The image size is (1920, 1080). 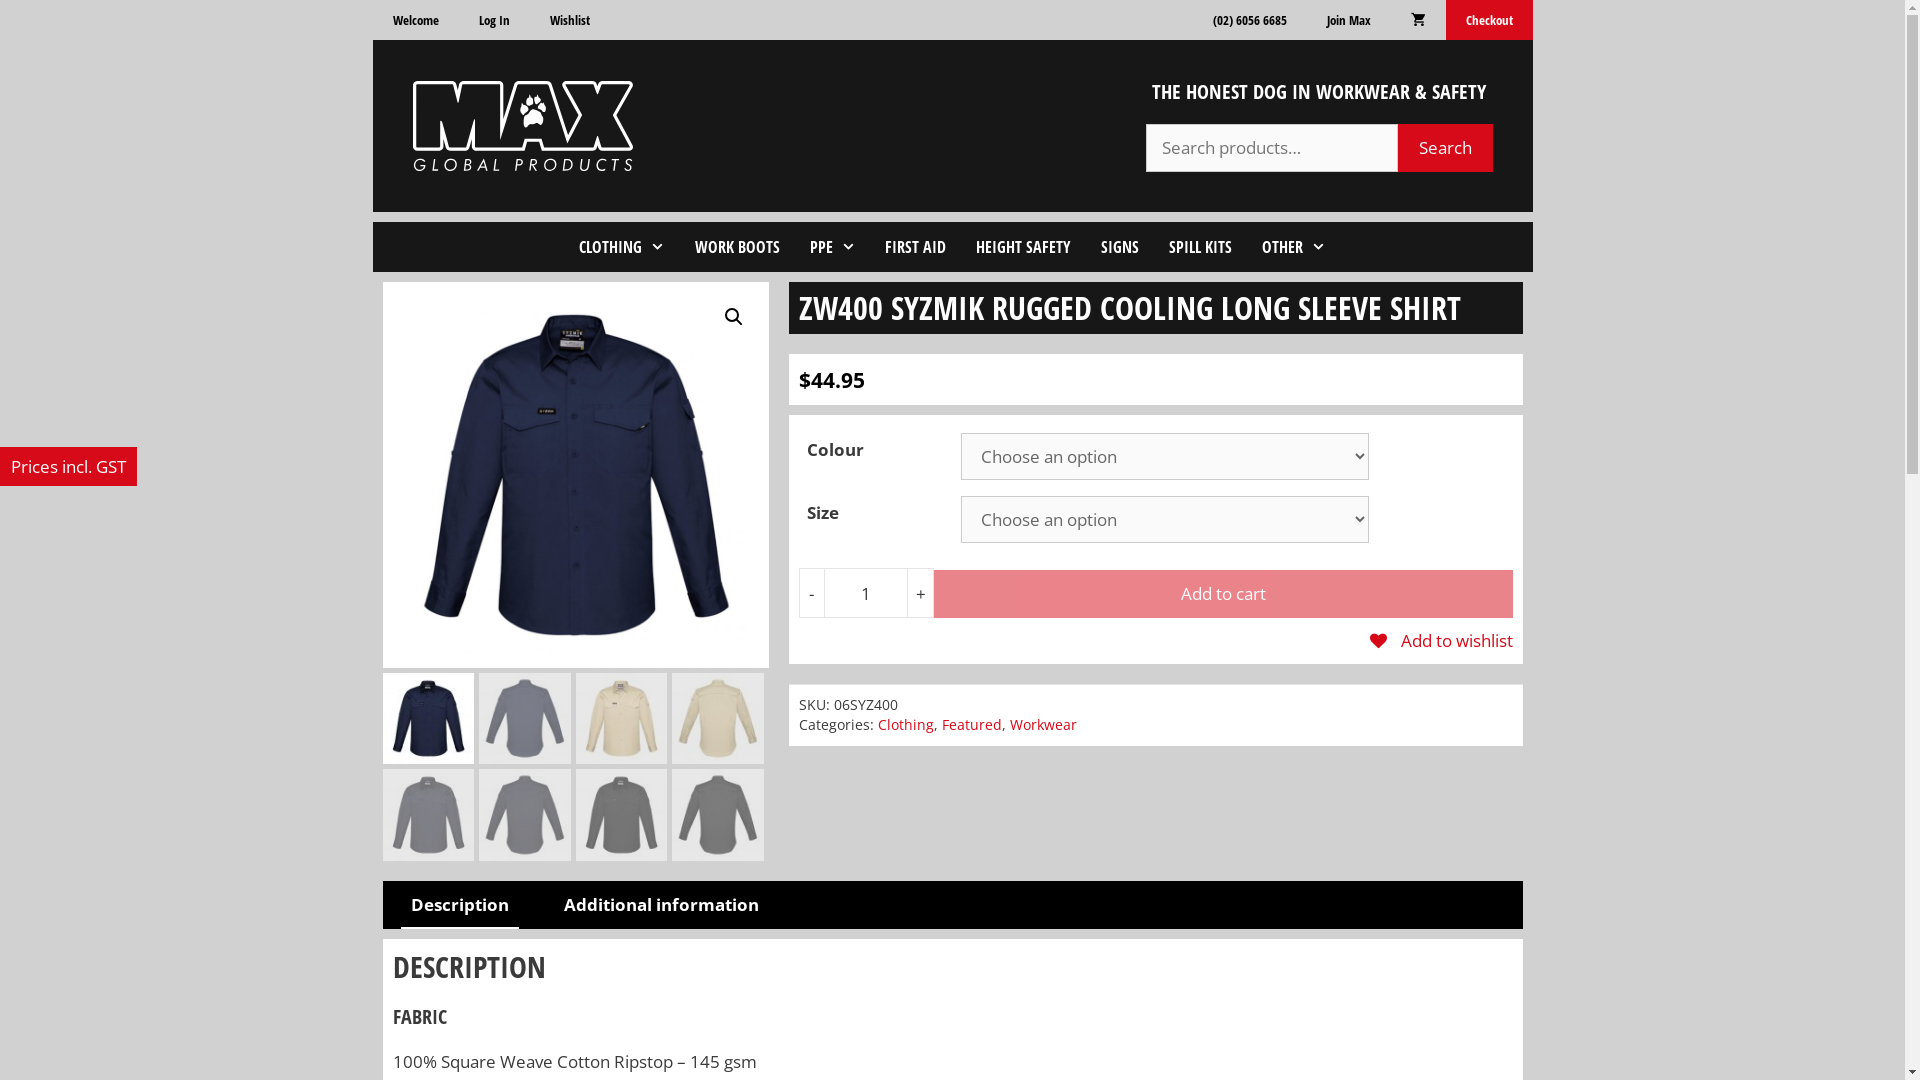 I want to click on 'Clothing', so click(x=905, y=724).